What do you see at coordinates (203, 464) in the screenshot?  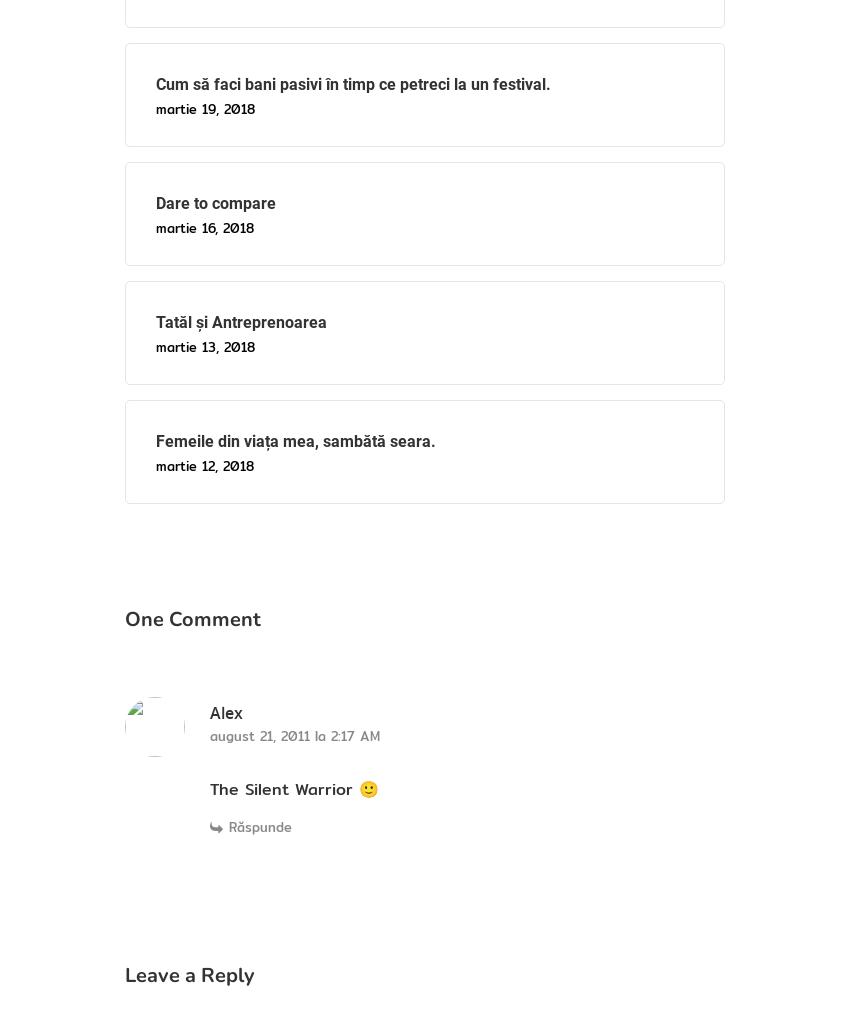 I see `'martie 12, 2018'` at bounding box center [203, 464].